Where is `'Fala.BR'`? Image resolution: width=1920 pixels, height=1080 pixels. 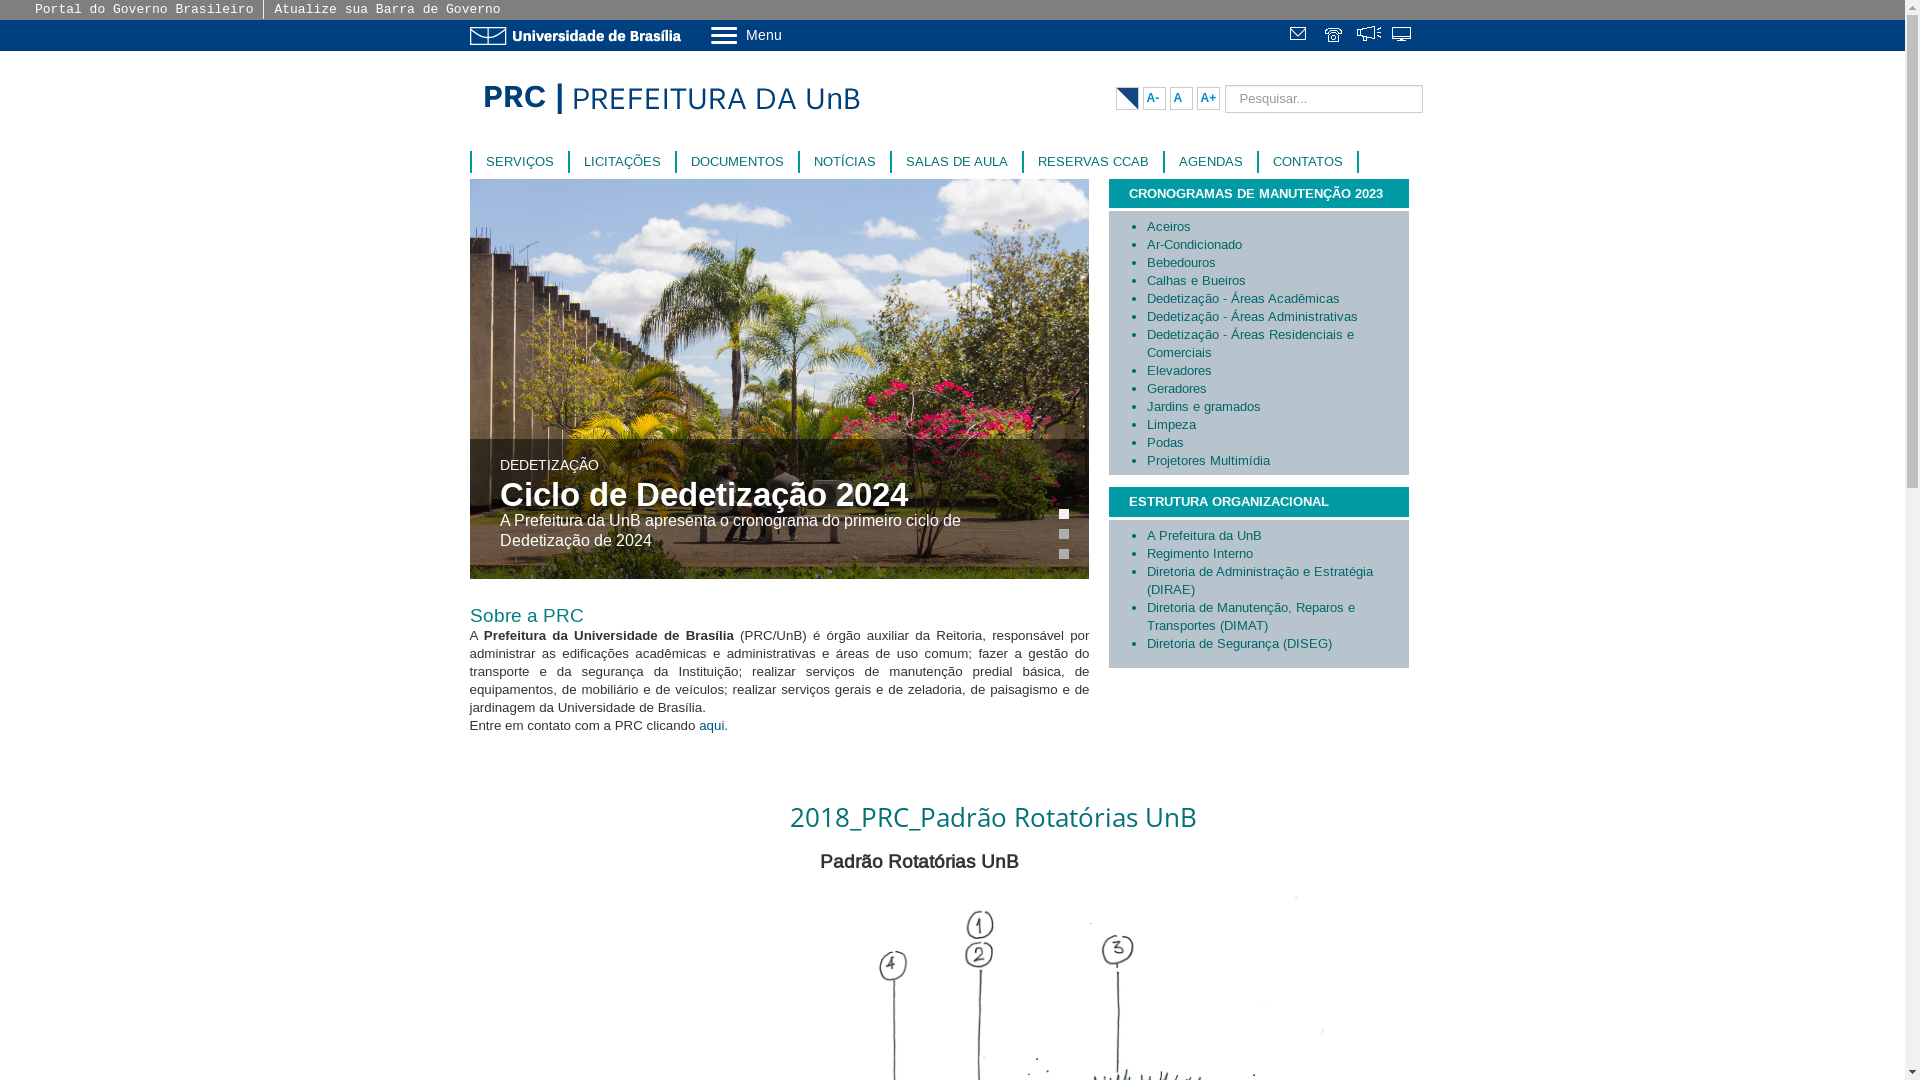 'Fala.BR' is located at coordinates (1367, 36).